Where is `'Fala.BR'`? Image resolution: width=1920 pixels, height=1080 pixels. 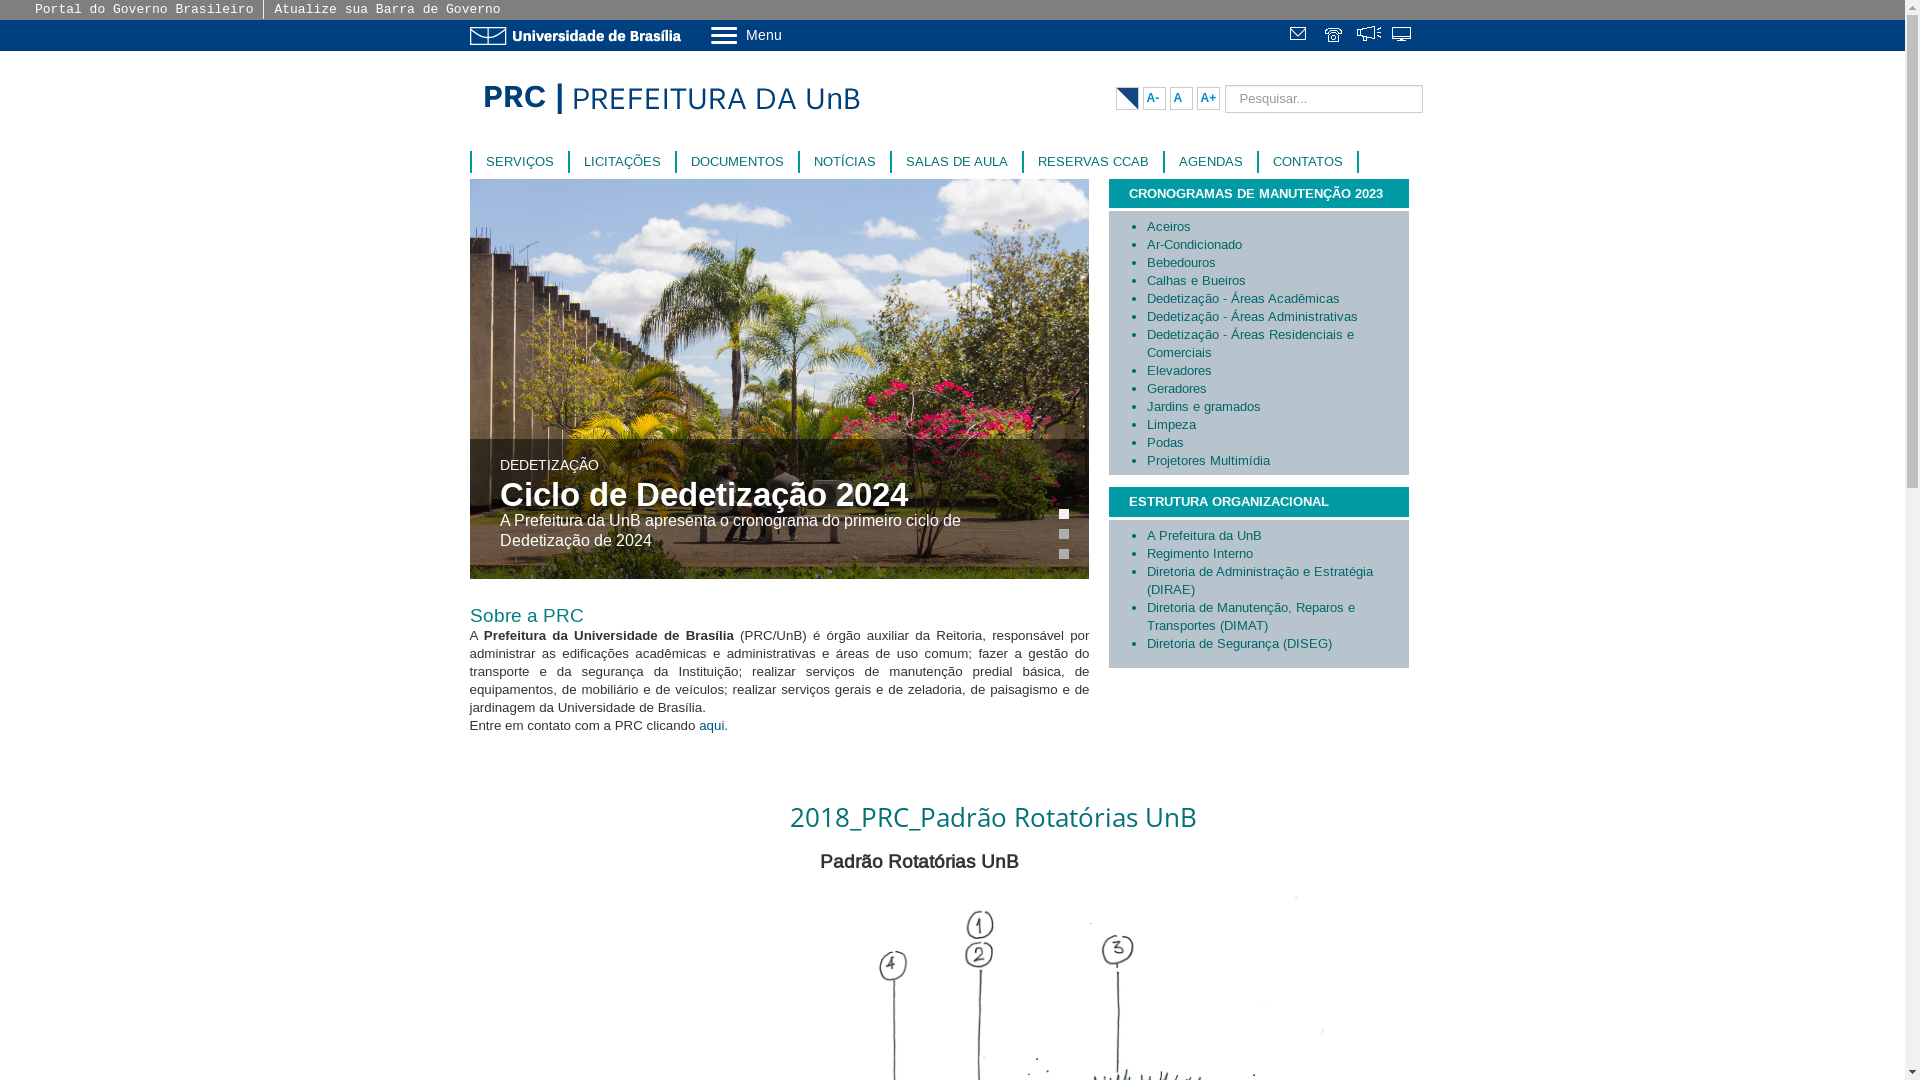 'Fala.BR' is located at coordinates (1367, 36).